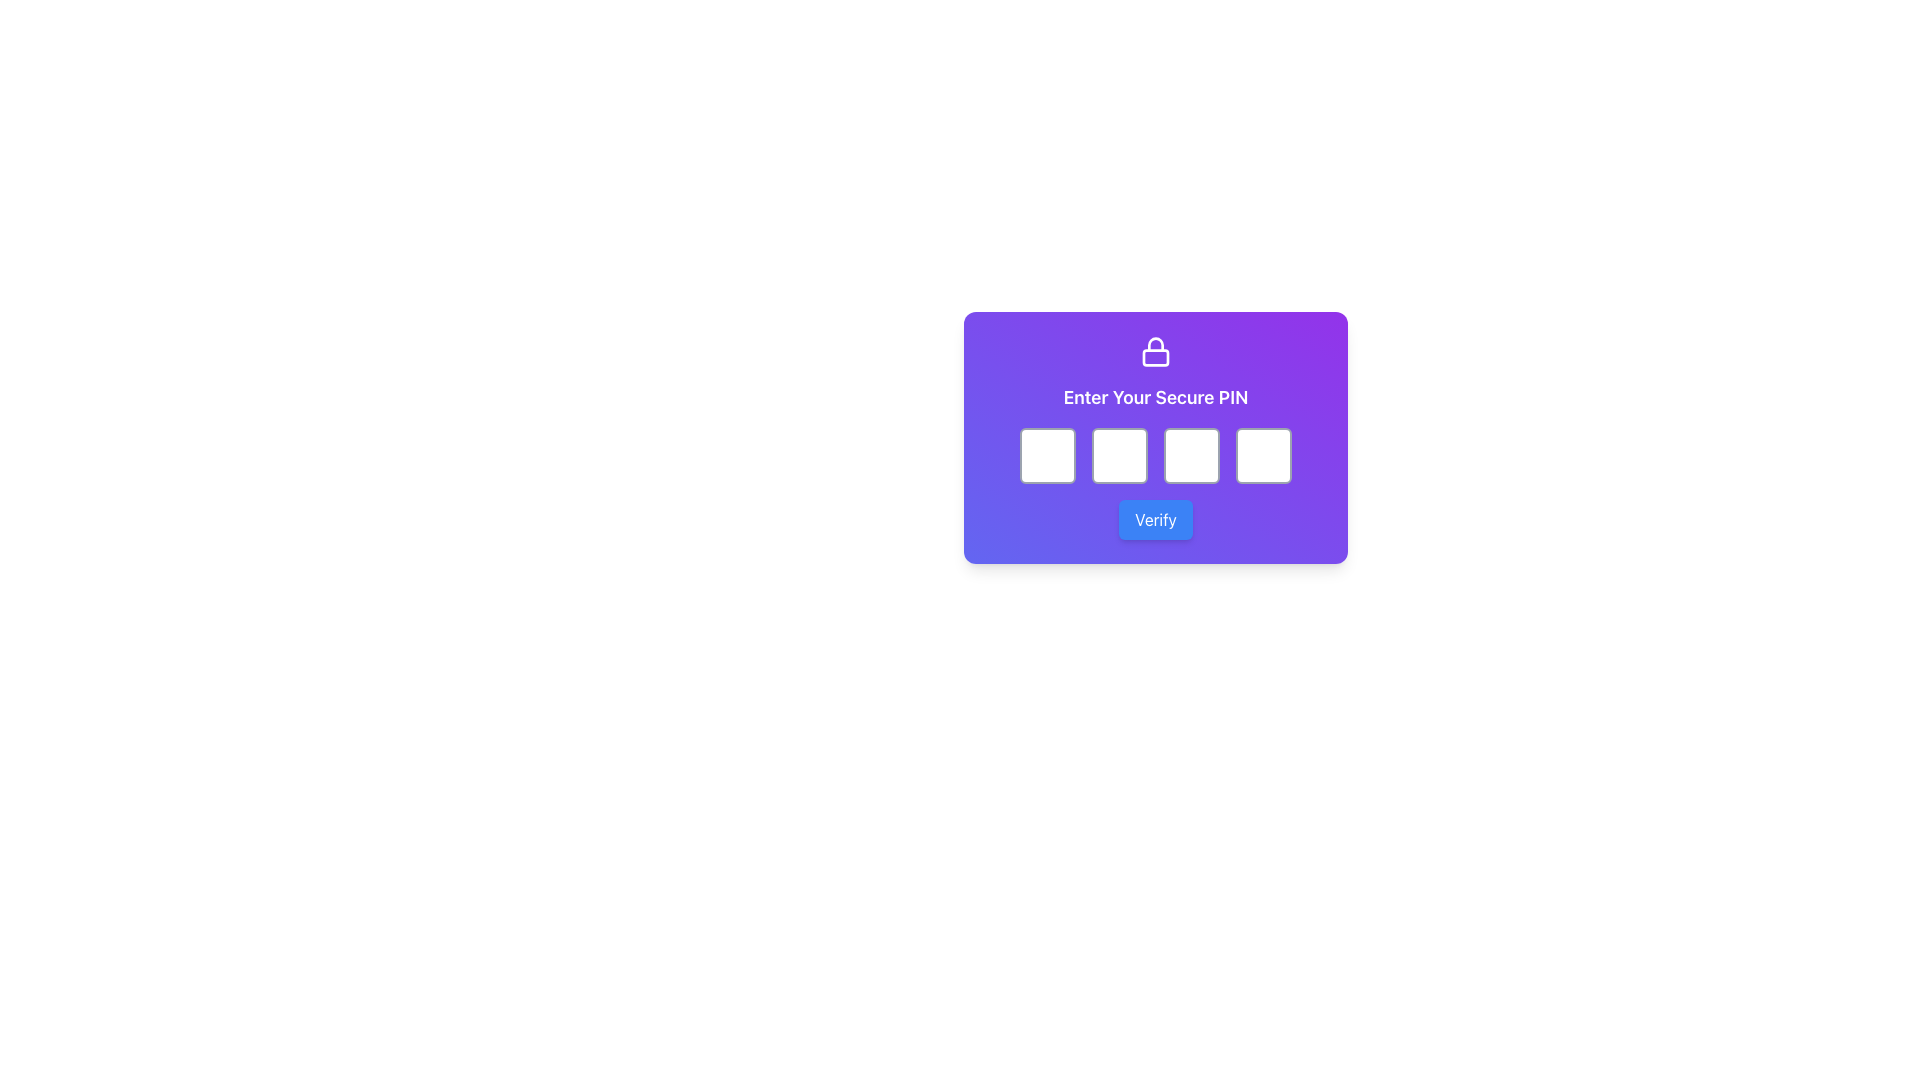 Image resolution: width=1920 pixels, height=1080 pixels. I want to click on the lock icon, which serves as a visual indicator for security, located at the top center of the dialog above the 'Enter Your Secure PIN' text, so click(1156, 350).